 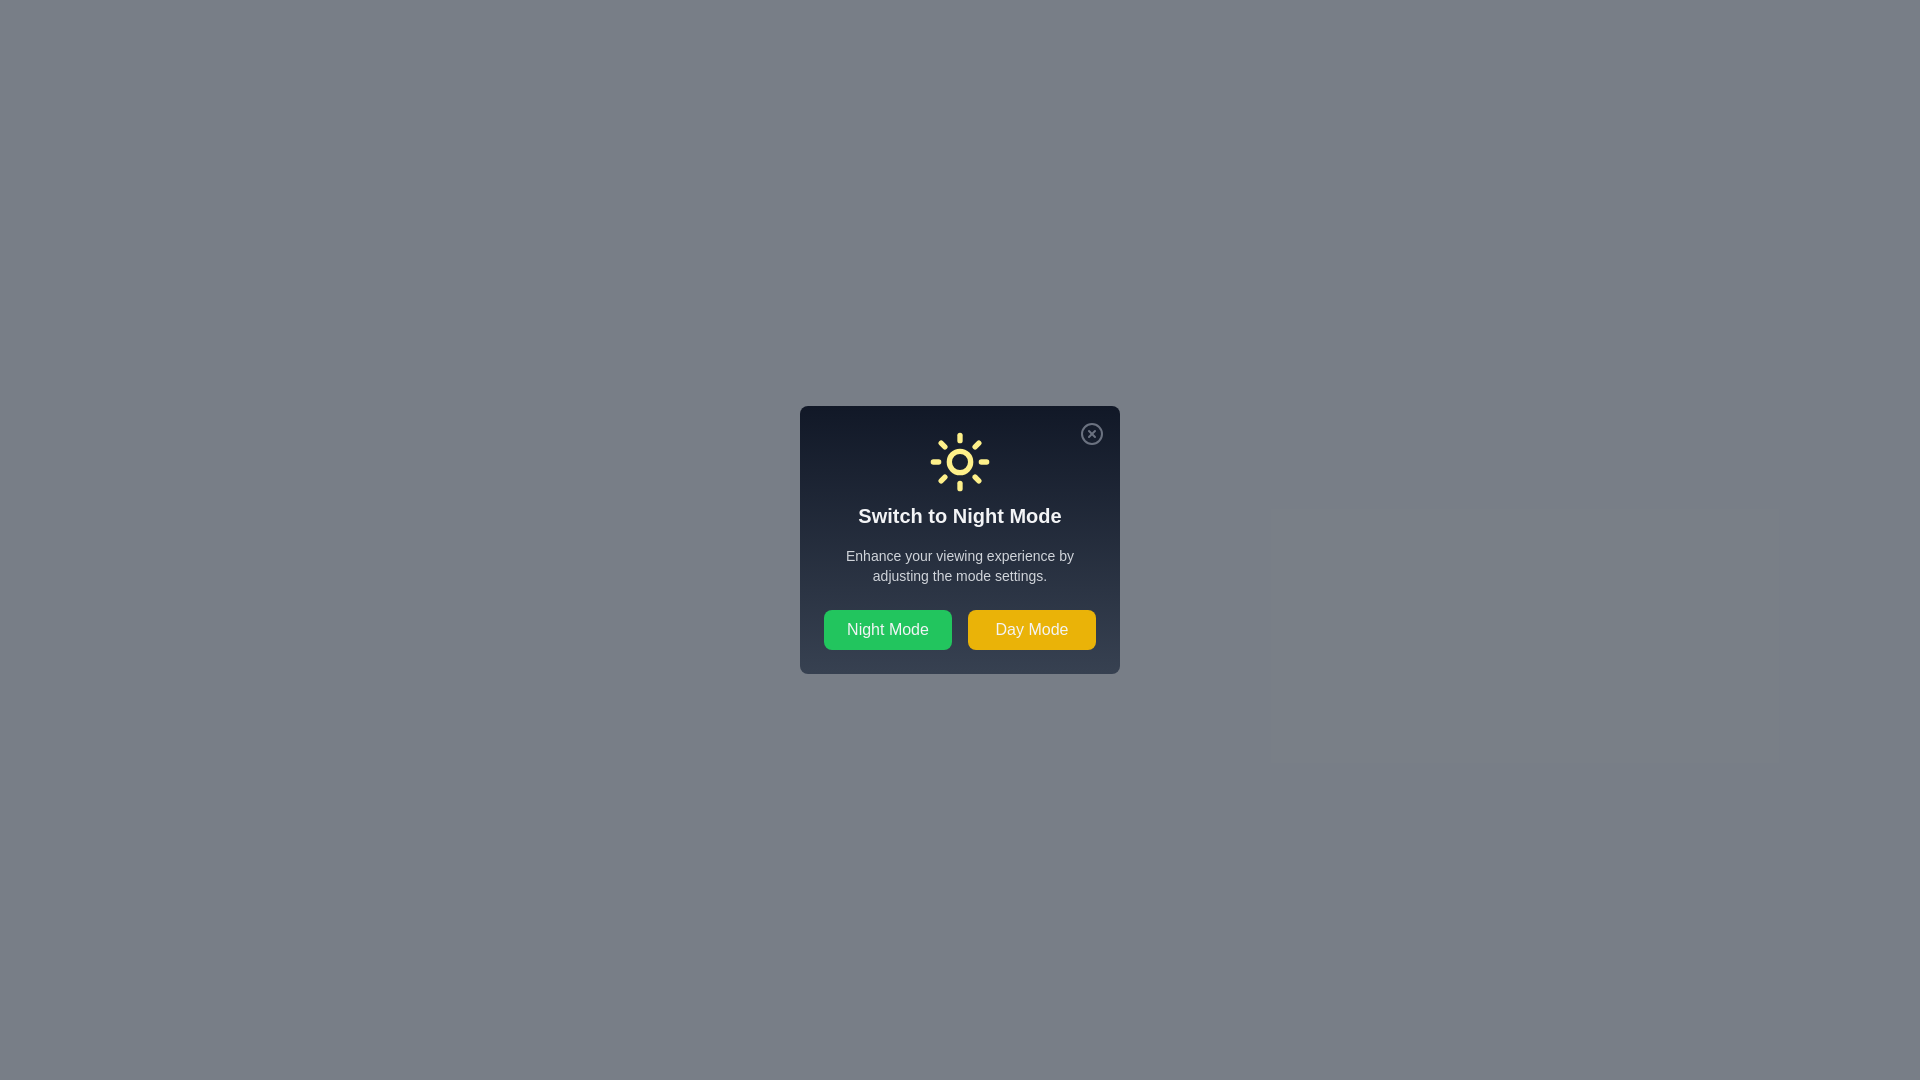 I want to click on the 'Day Mode' button to switch to day mode, so click(x=1032, y=628).